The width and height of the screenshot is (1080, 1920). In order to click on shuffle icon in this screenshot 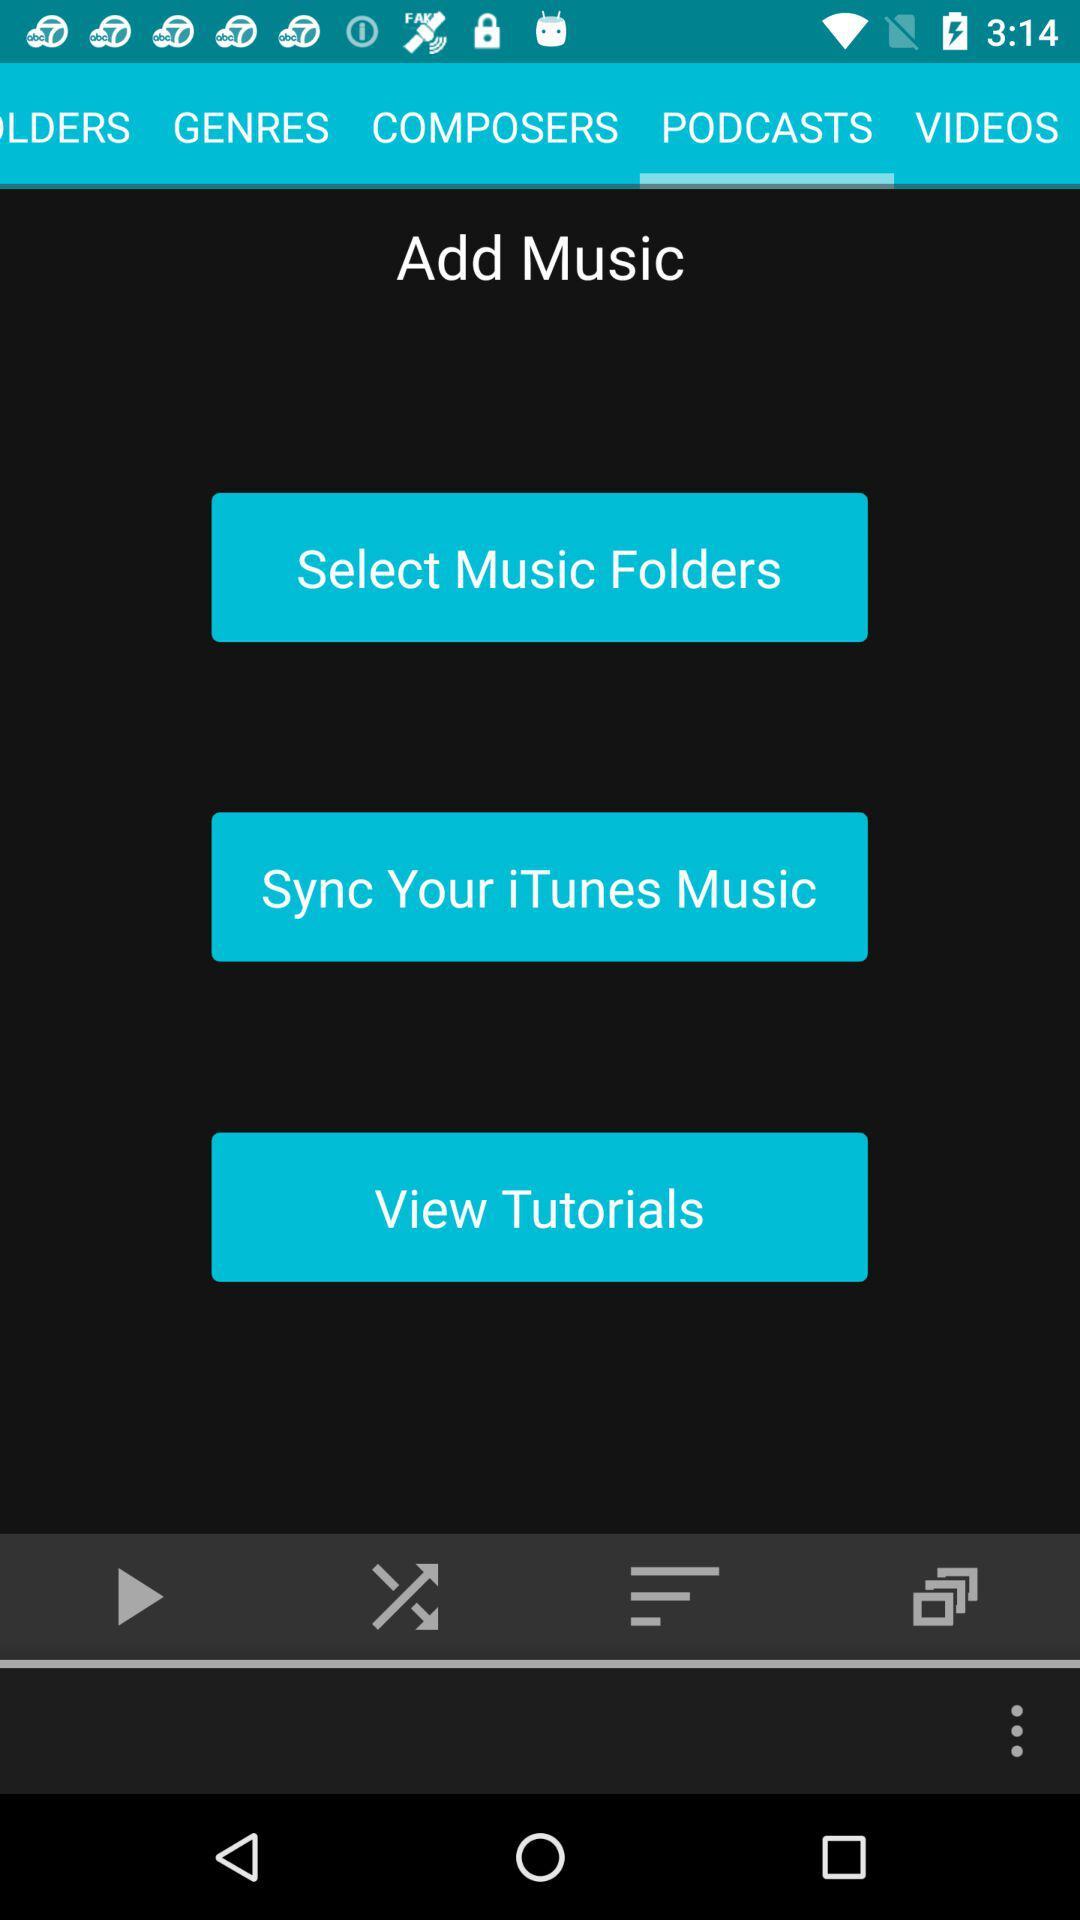, I will do `click(405, 1596)`.